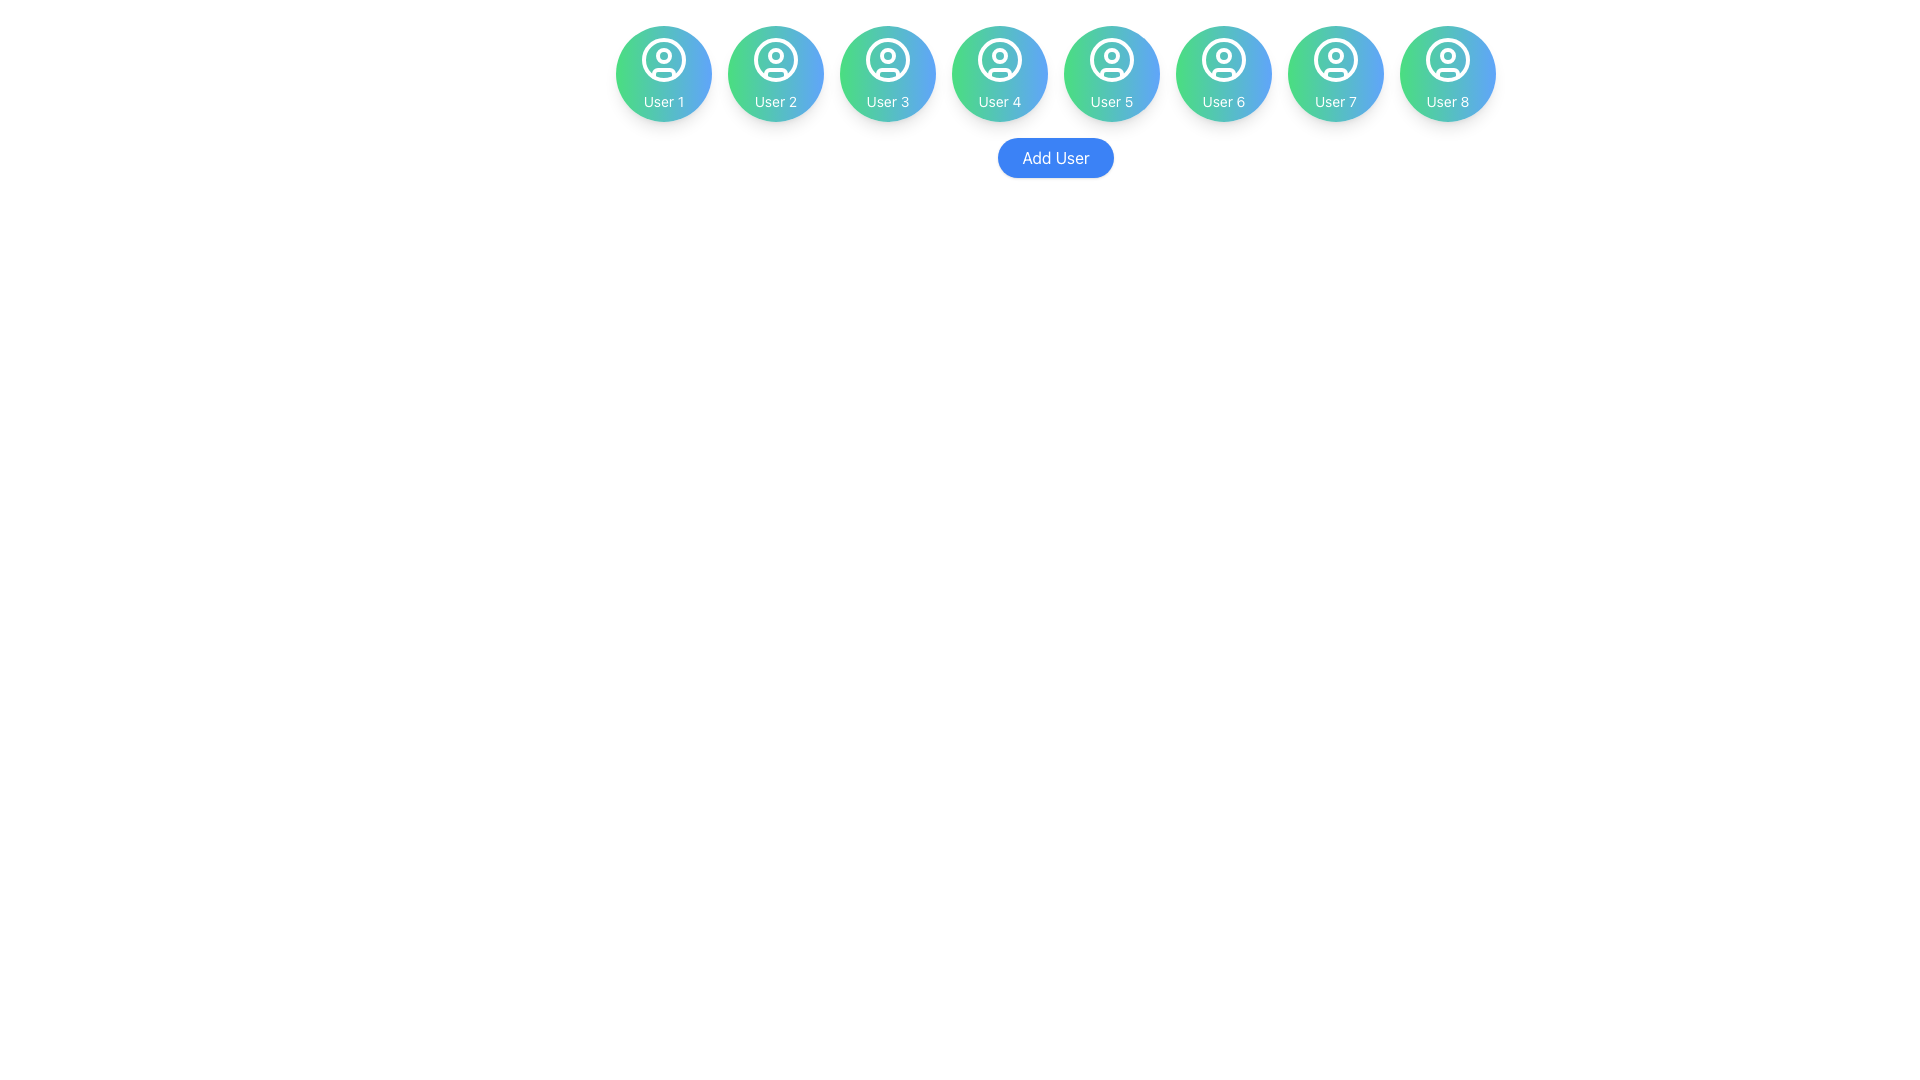 This screenshot has height=1080, width=1920. Describe the element at coordinates (1335, 59) in the screenshot. I see `the Graphic Icon representing User 7 to view associated user information` at that location.